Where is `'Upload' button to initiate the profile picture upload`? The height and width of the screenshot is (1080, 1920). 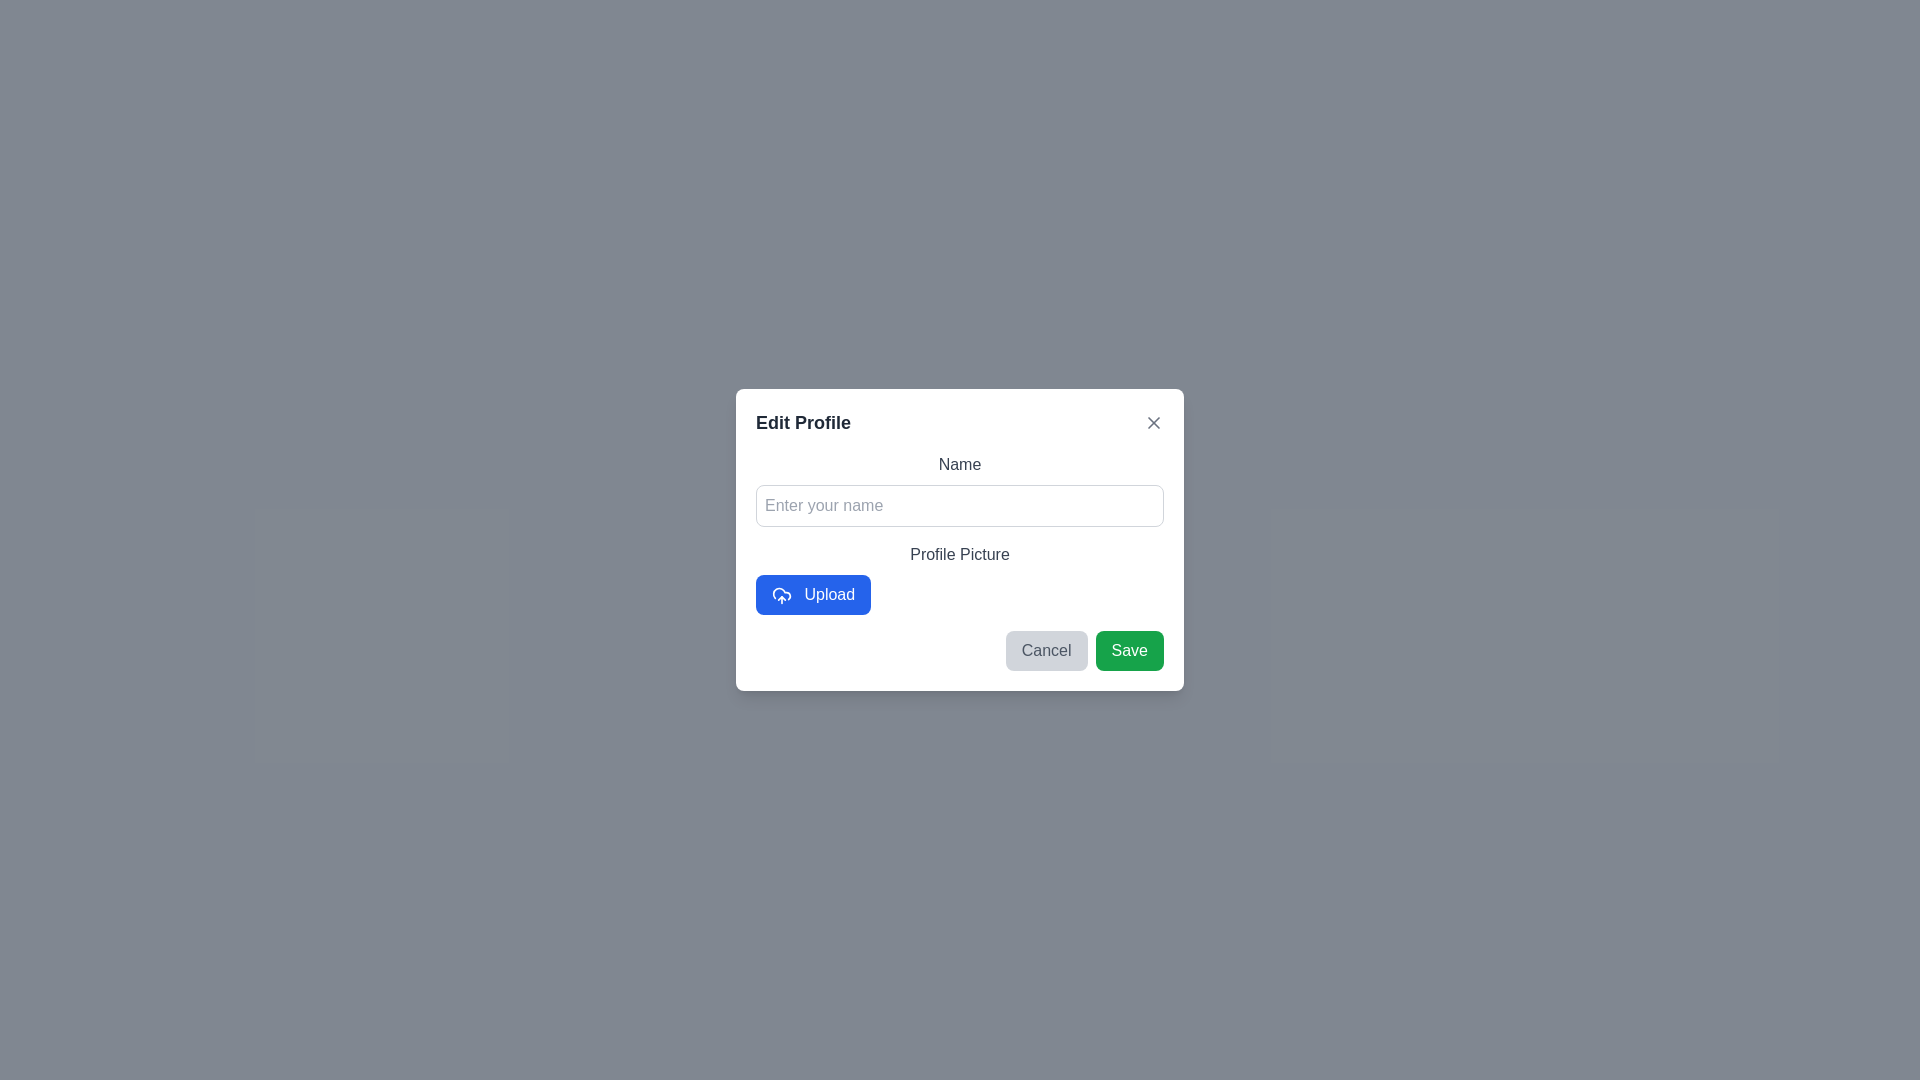 'Upload' button to initiate the profile picture upload is located at coordinates (812, 593).